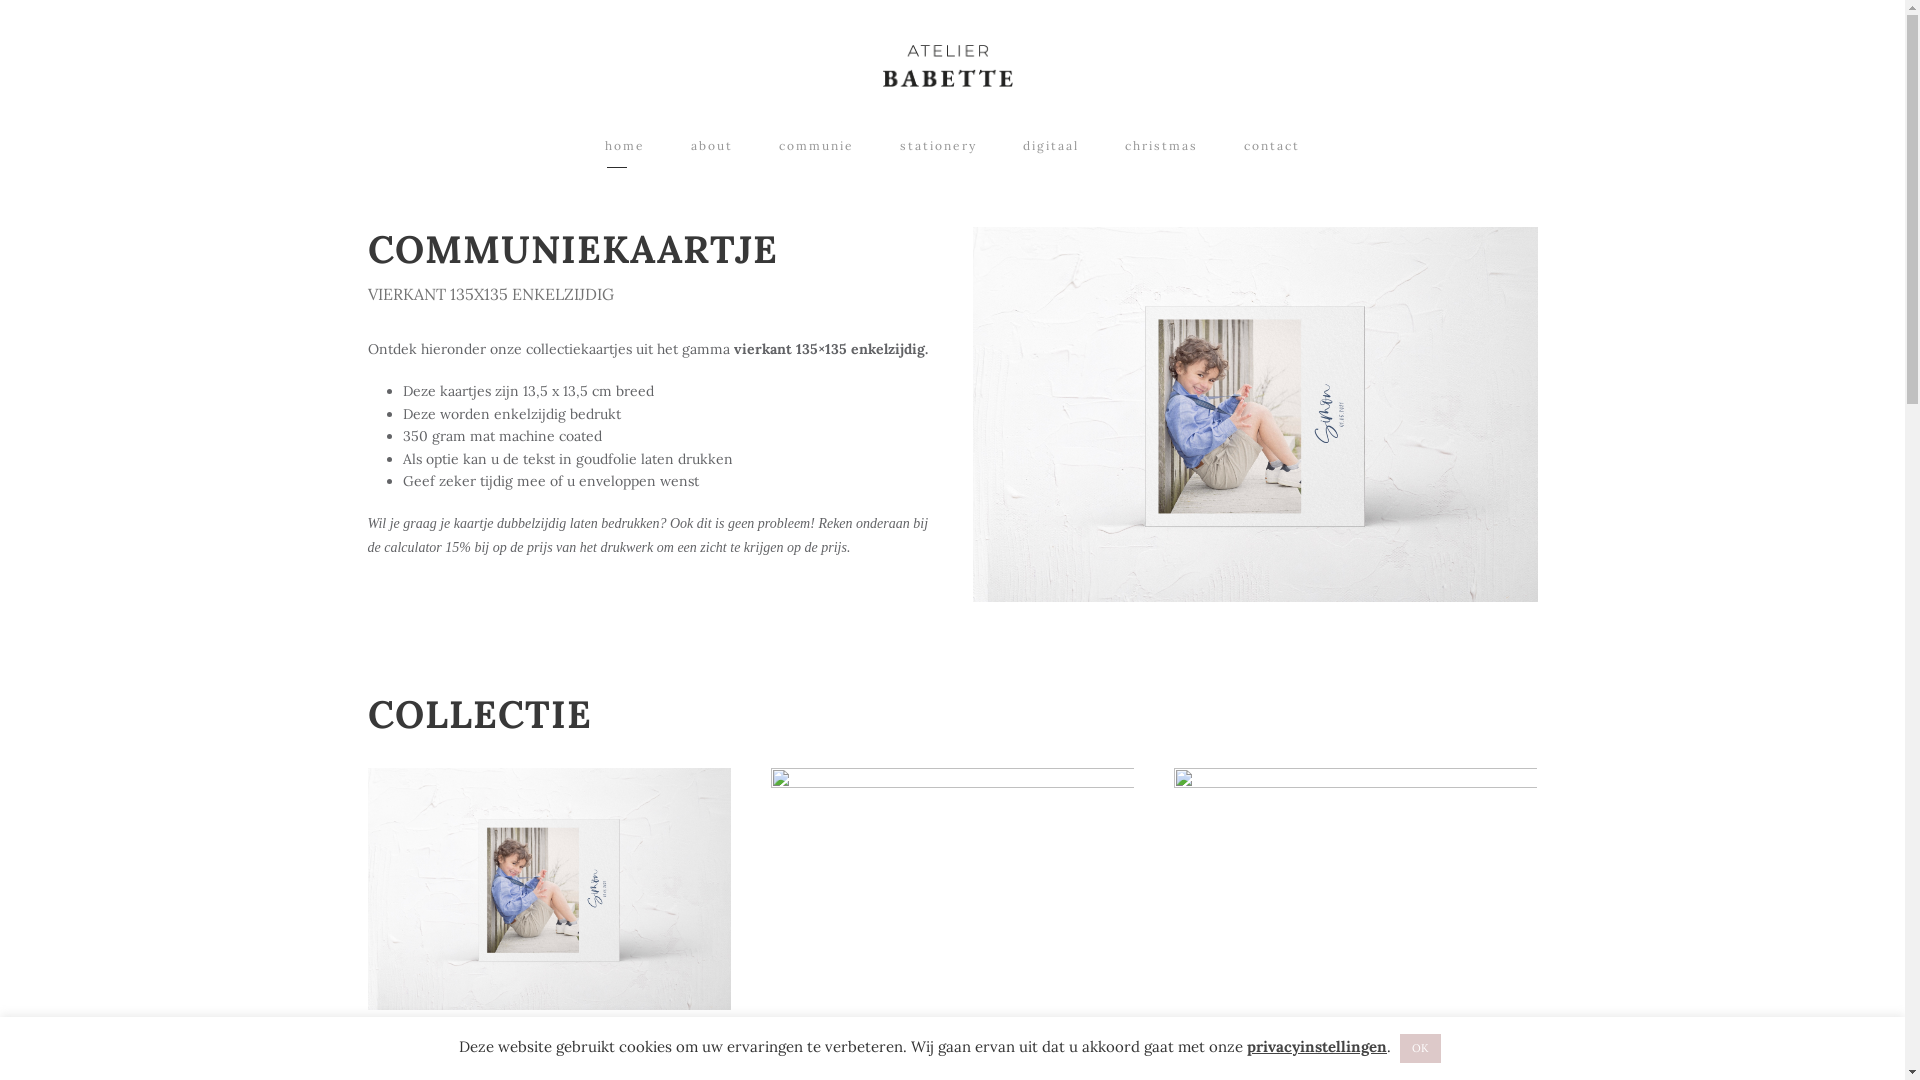 Image resolution: width=1920 pixels, height=1080 pixels. I want to click on 'Communiekaart-Simon-vierkant148x148', so click(549, 887).